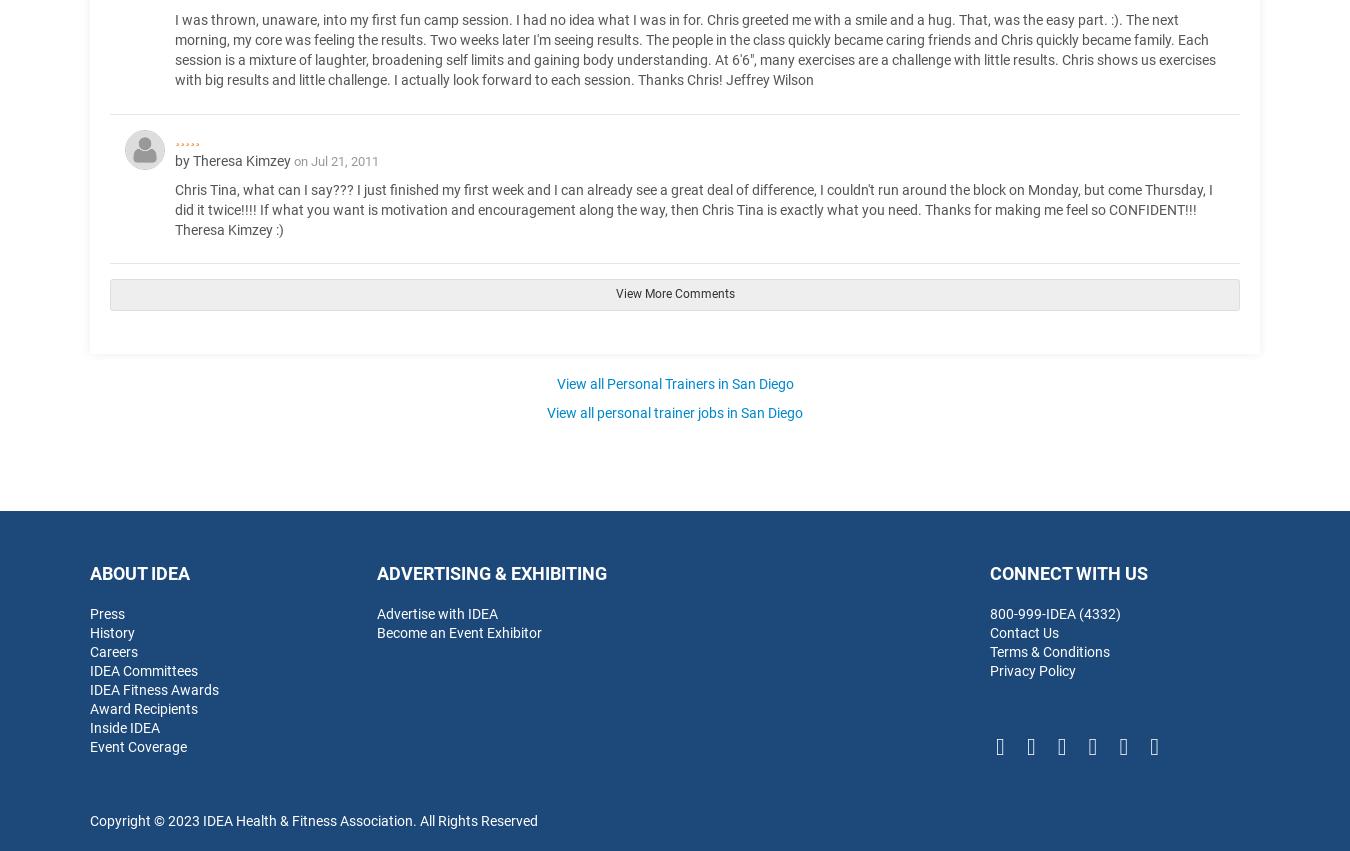 The width and height of the screenshot is (1350, 851). I want to click on 'Advertising & Exhibiting', so click(490, 572).